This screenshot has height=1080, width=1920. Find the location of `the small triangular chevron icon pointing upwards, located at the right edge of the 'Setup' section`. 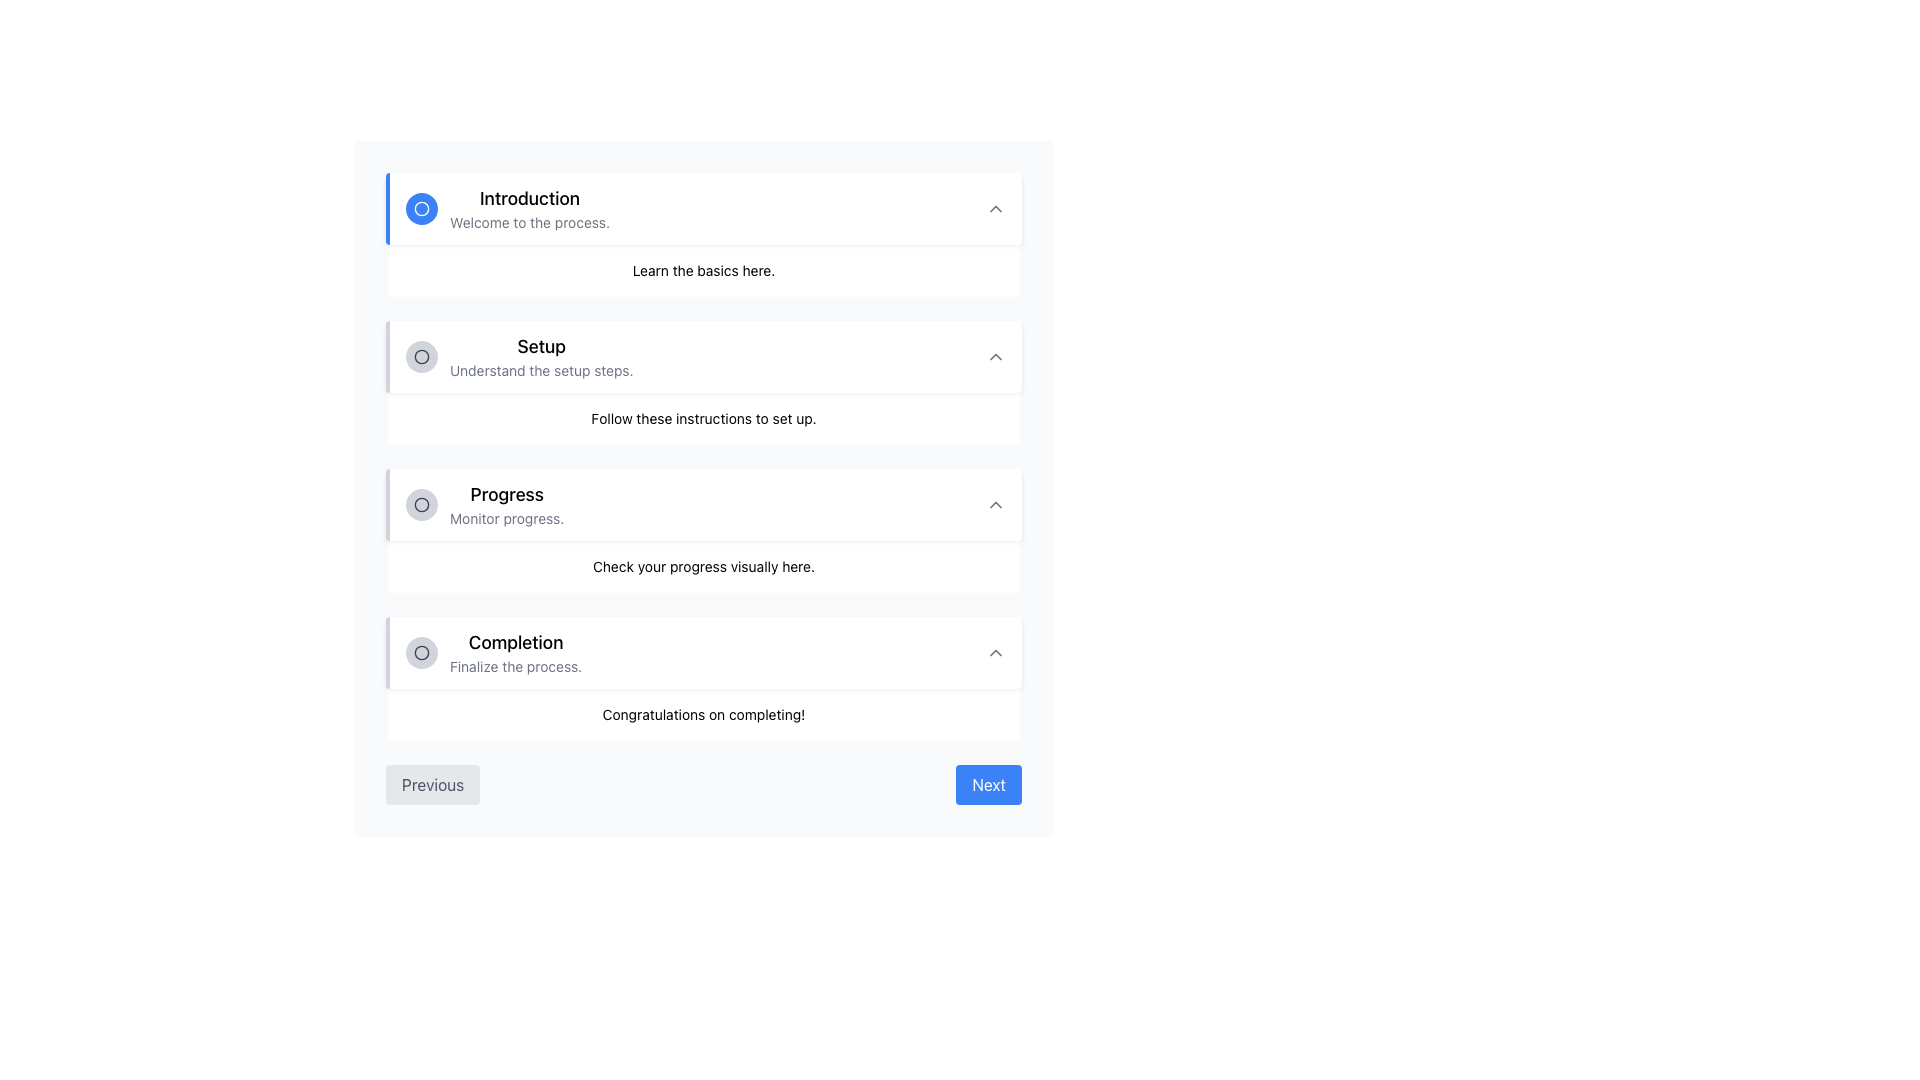

the small triangular chevron icon pointing upwards, located at the right edge of the 'Setup' section is located at coordinates (996, 356).